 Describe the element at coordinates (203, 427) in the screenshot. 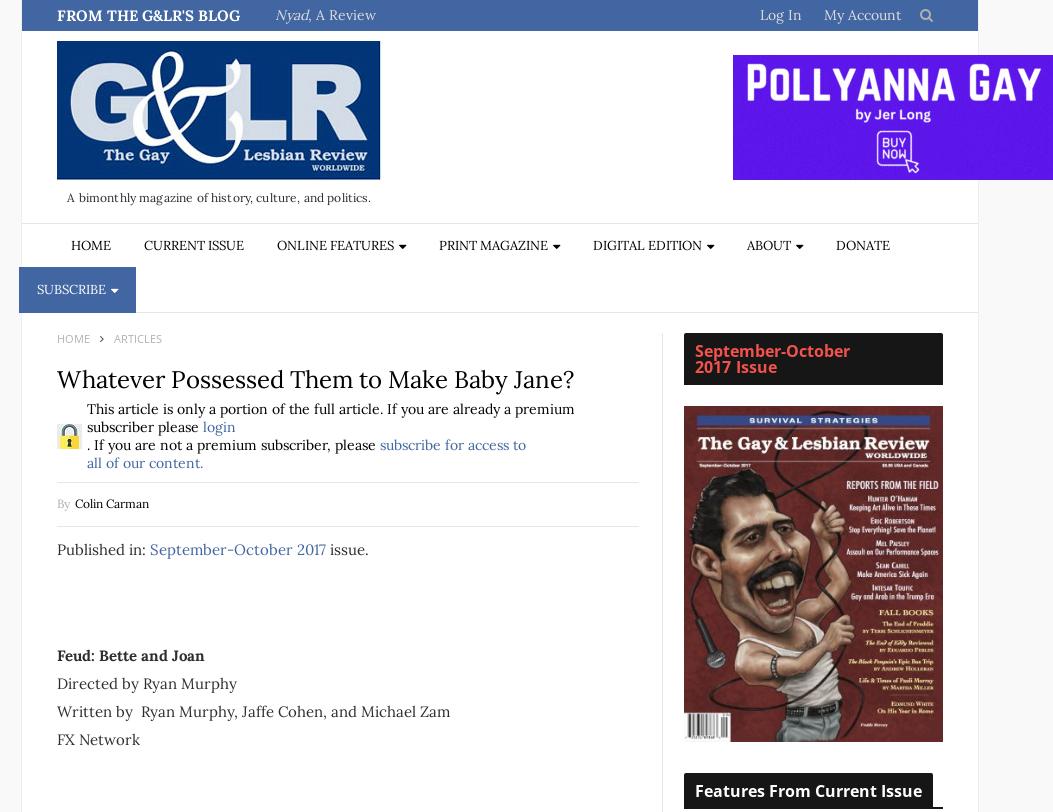

I see `'login'` at that location.